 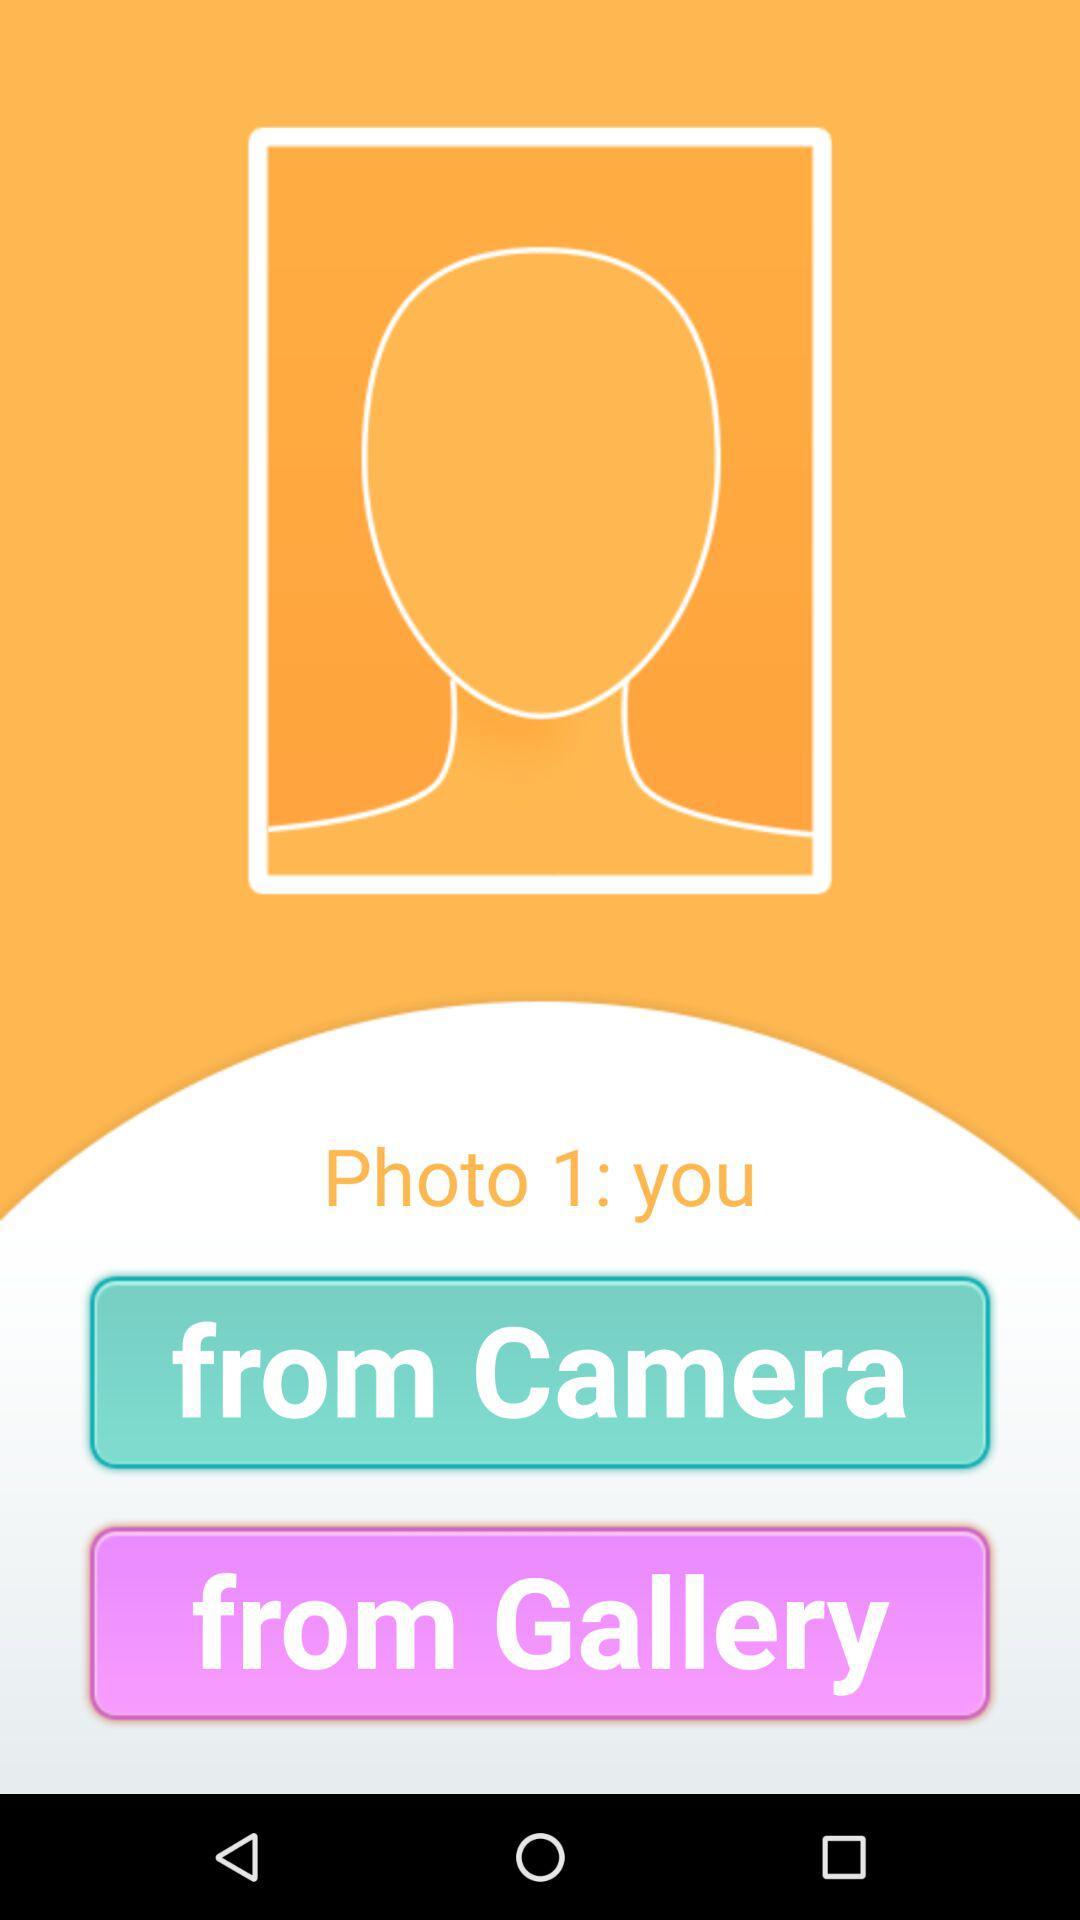 What do you see at coordinates (540, 1371) in the screenshot?
I see `item above from gallery item` at bounding box center [540, 1371].